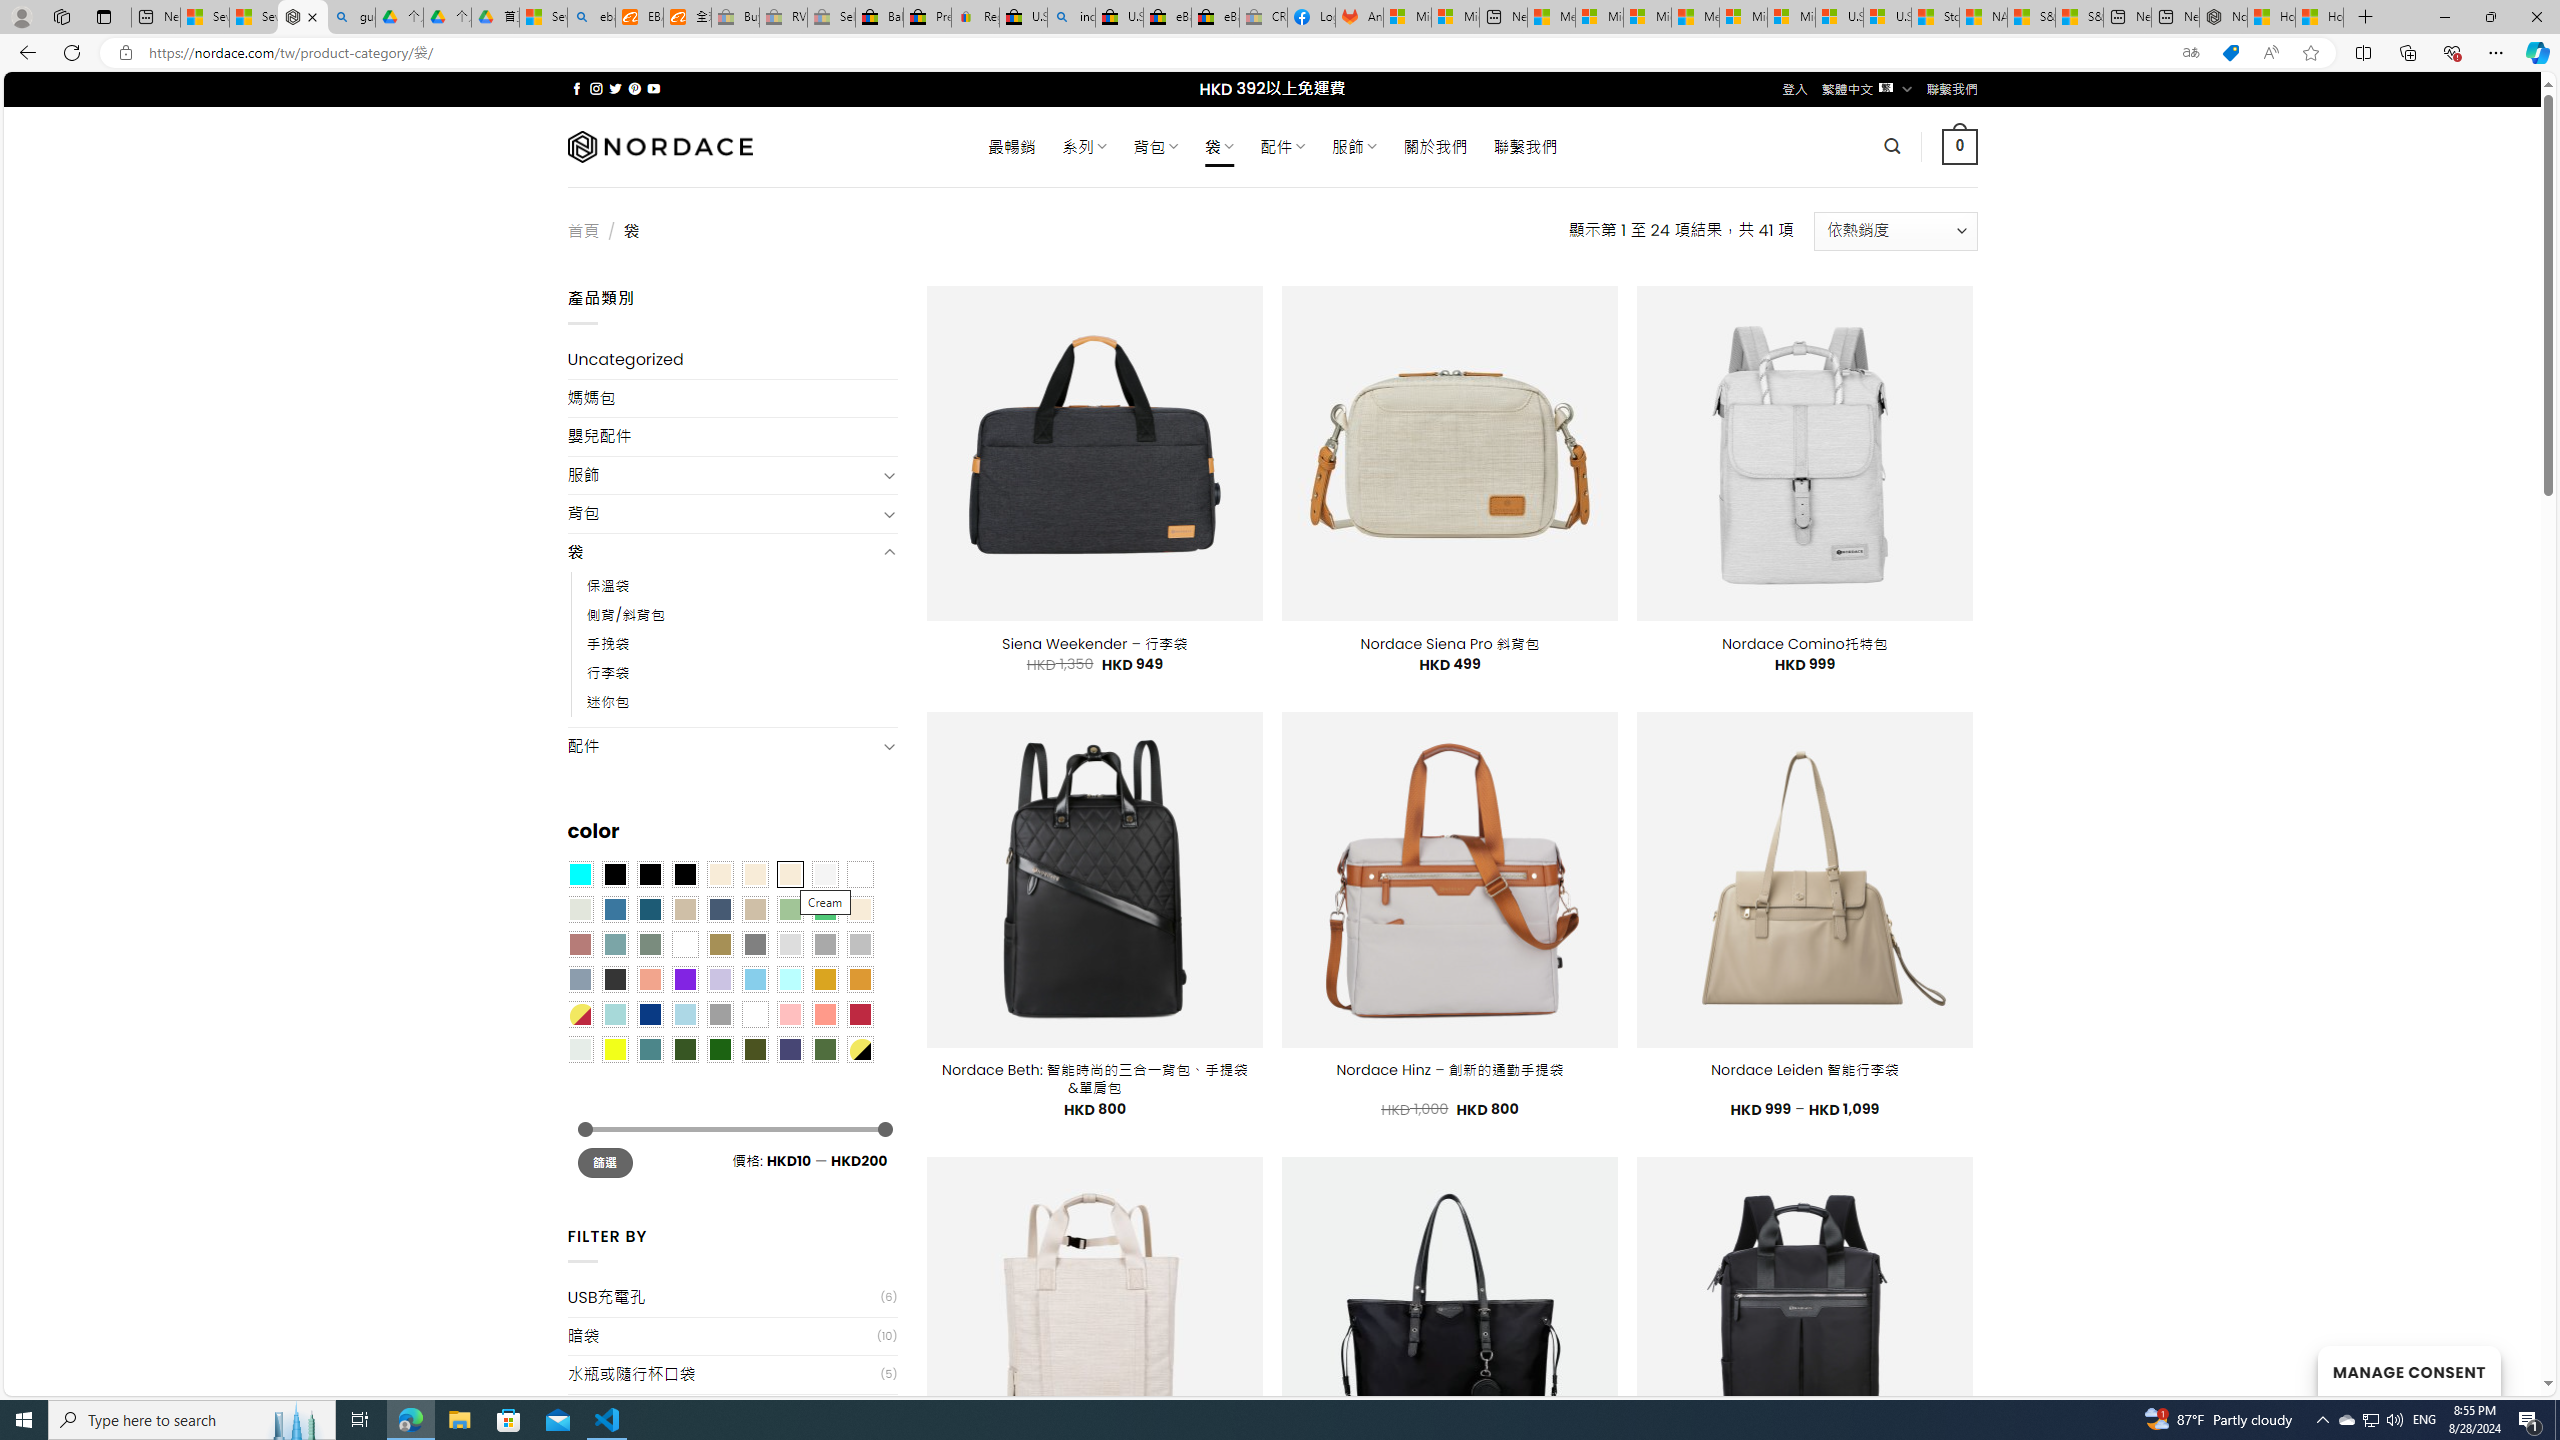  What do you see at coordinates (653, 88) in the screenshot?
I see `'Follow on YouTube'` at bounding box center [653, 88].